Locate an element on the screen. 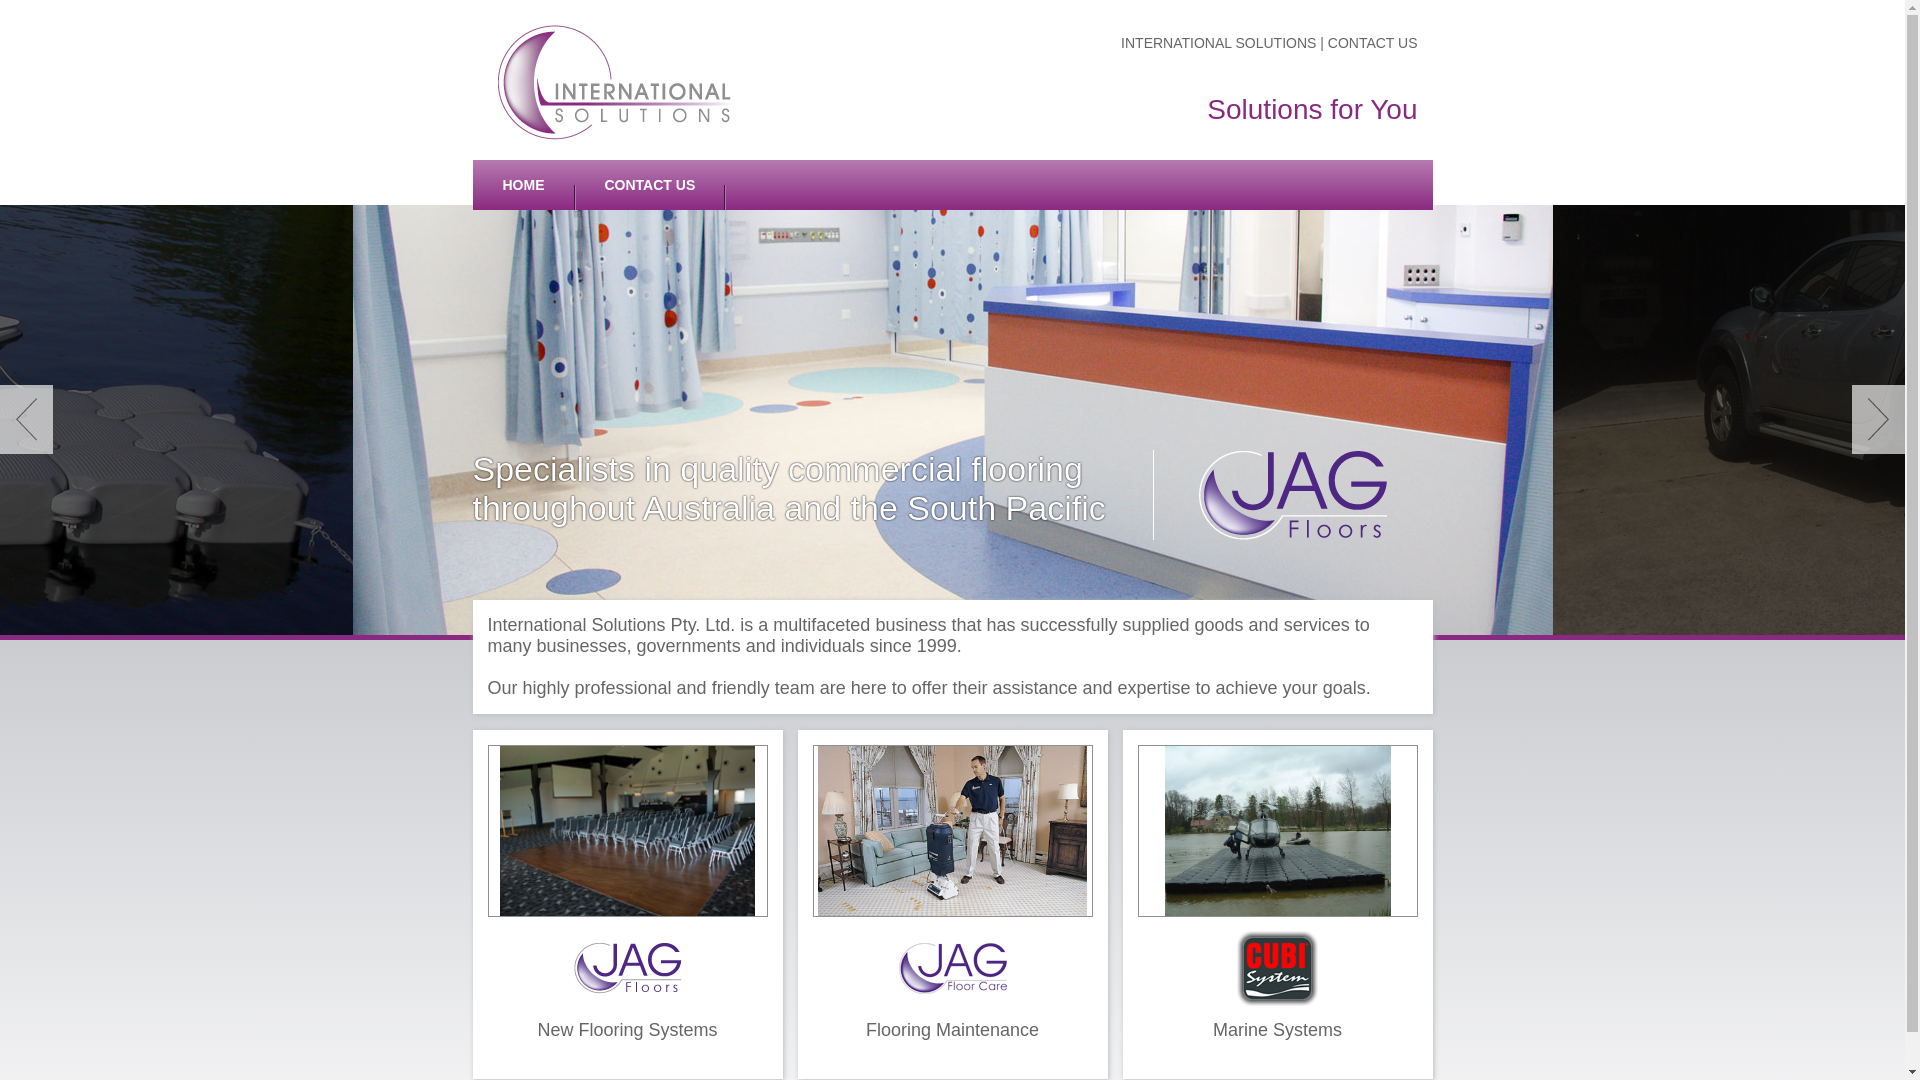 Image resolution: width=1920 pixels, height=1080 pixels. 'Flooring Maintenance' is located at coordinates (952, 904).